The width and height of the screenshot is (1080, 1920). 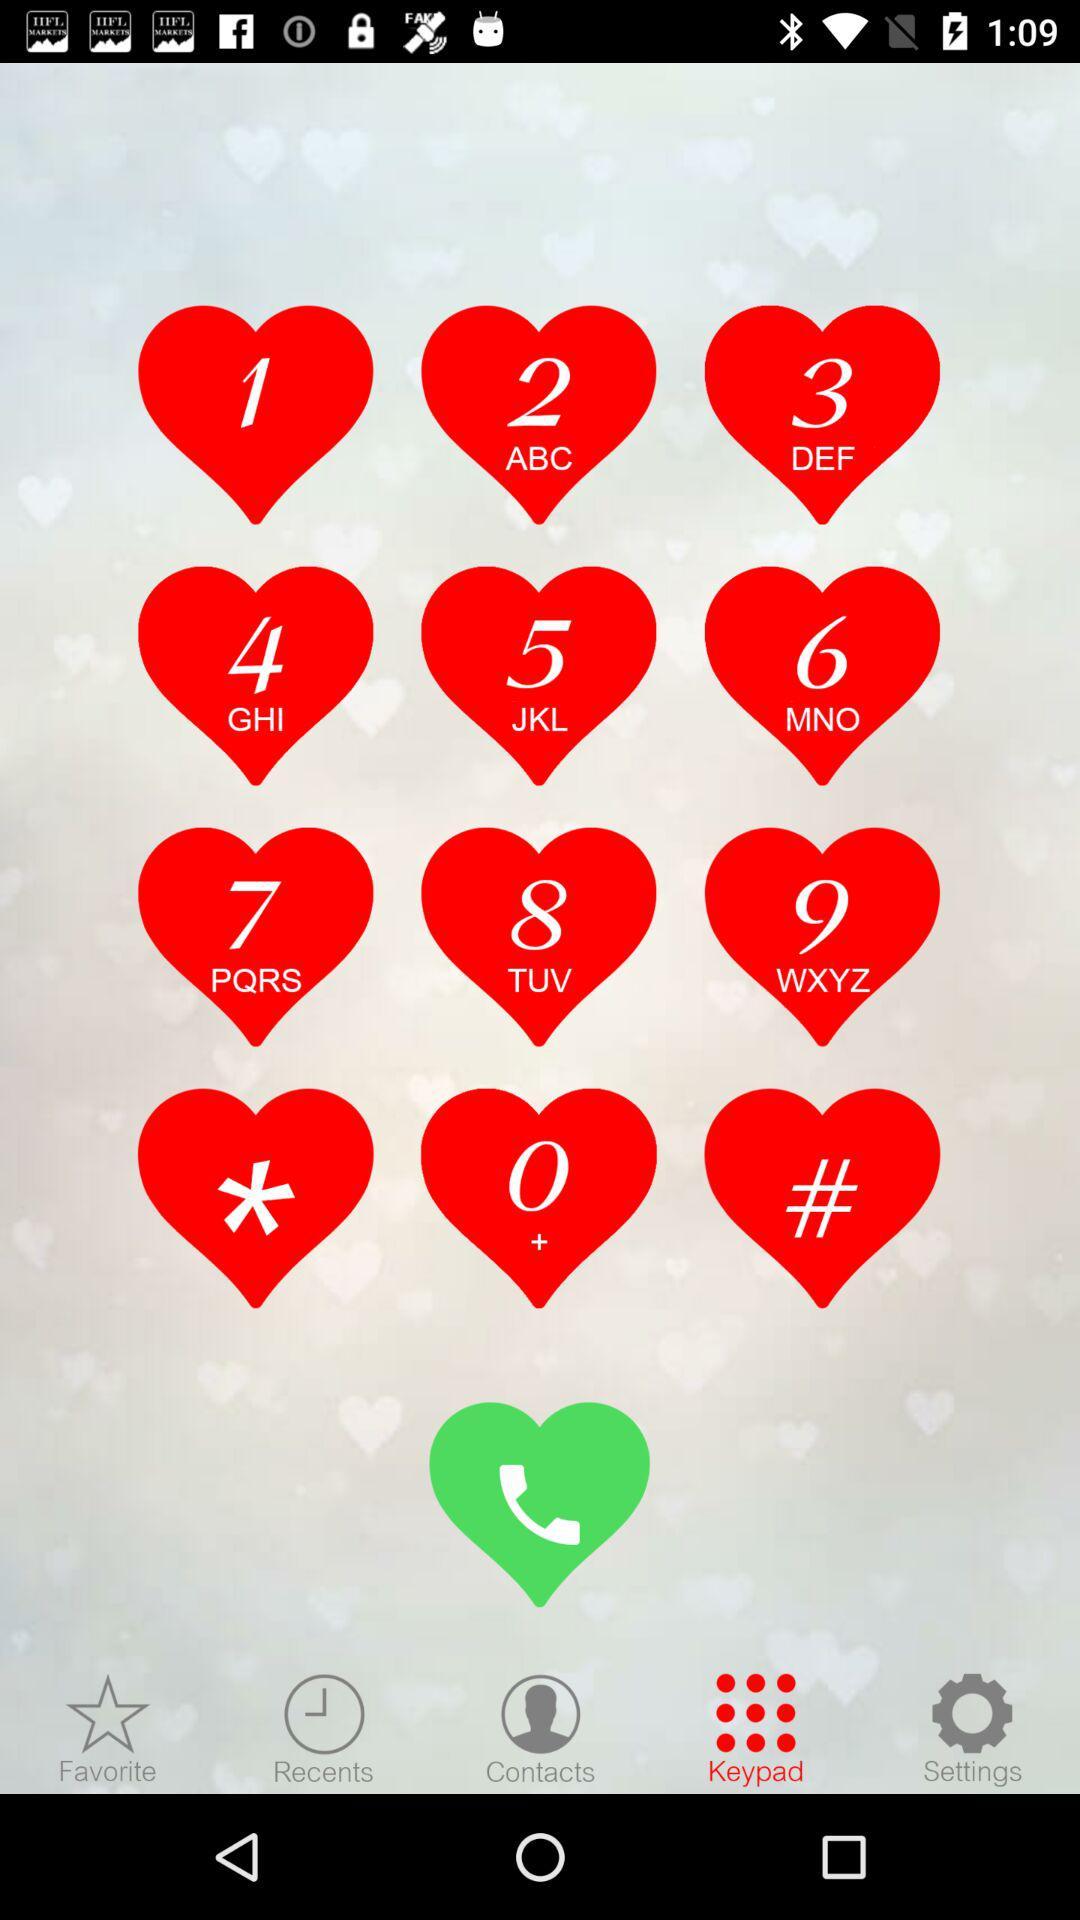 What do you see at coordinates (255, 413) in the screenshot?
I see `the digit one heart button` at bounding box center [255, 413].